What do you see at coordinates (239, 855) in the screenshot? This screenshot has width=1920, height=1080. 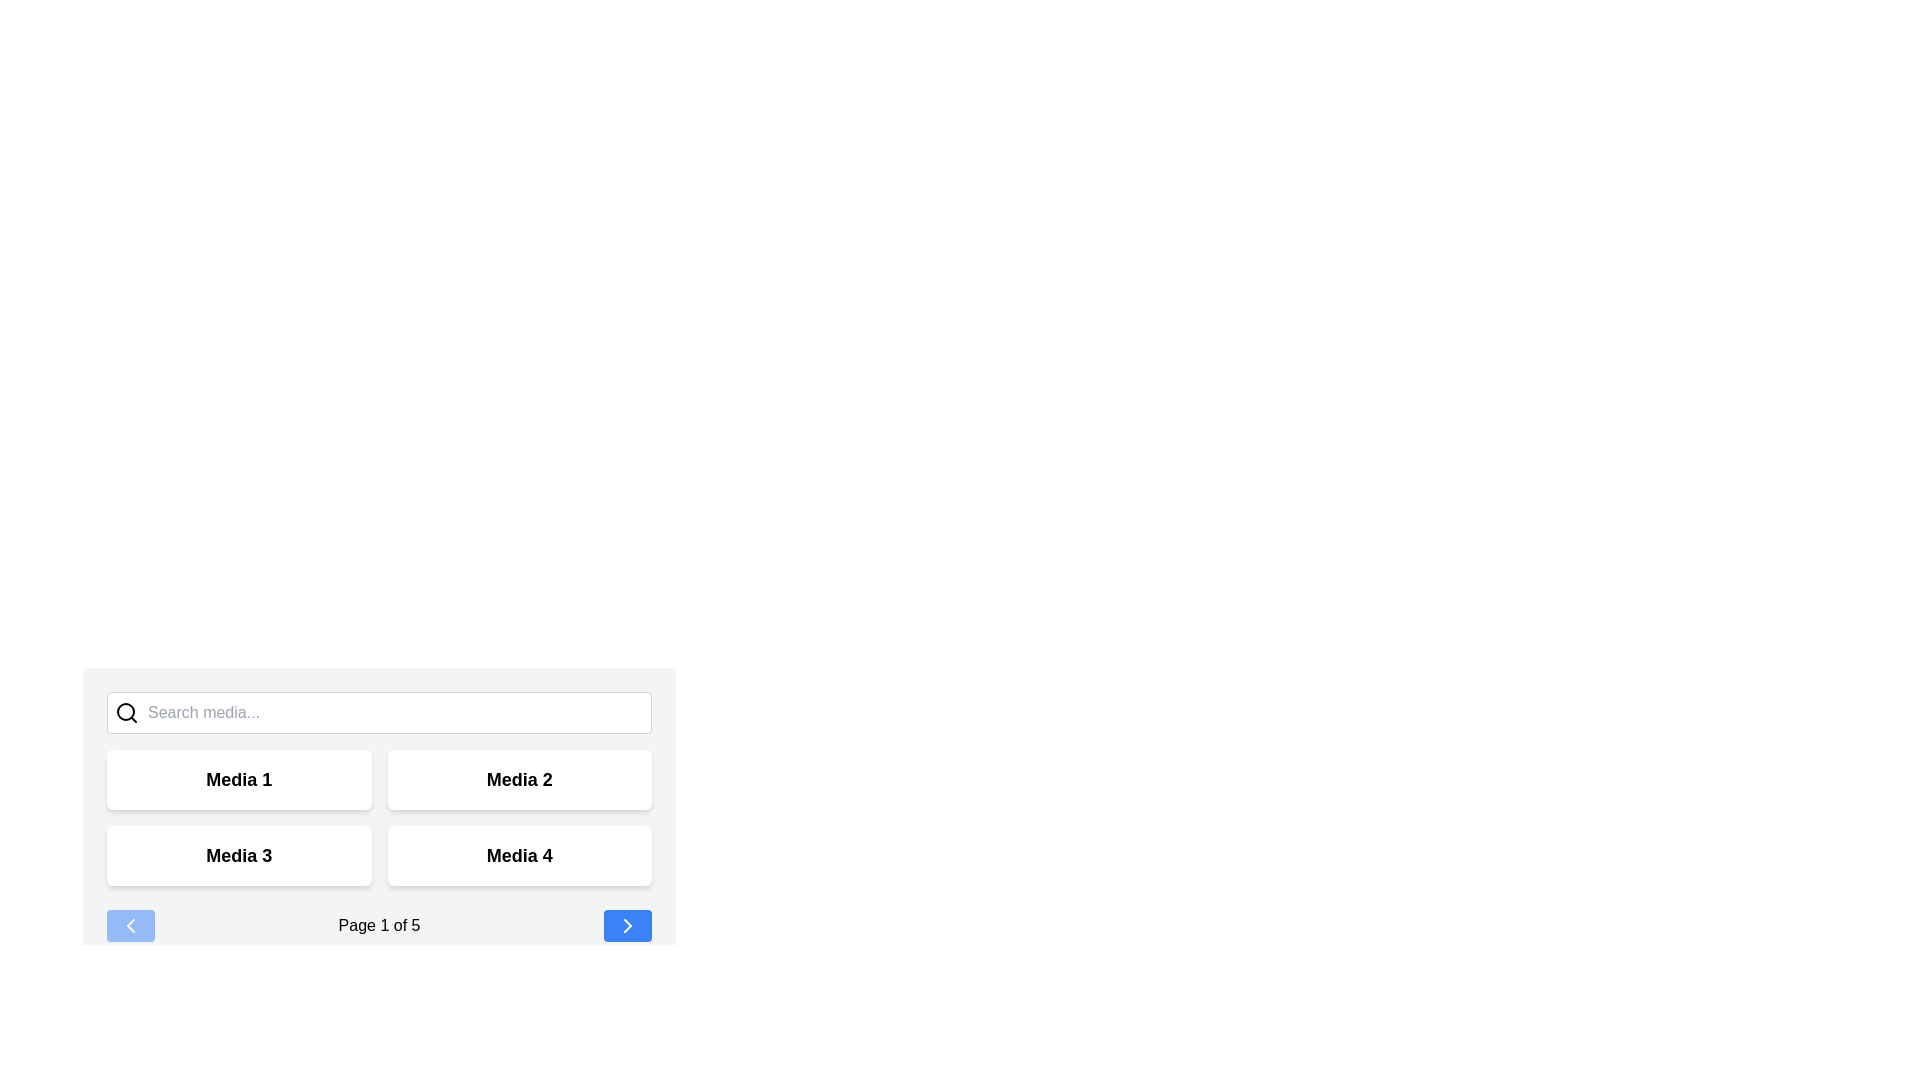 I see `the bold text label displaying 'Media 3' that is located within a white rectangular card with rounded corners and shadow effect, positioned in the bottom-left quadrant of a 2x2 grid of cards` at bounding box center [239, 855].